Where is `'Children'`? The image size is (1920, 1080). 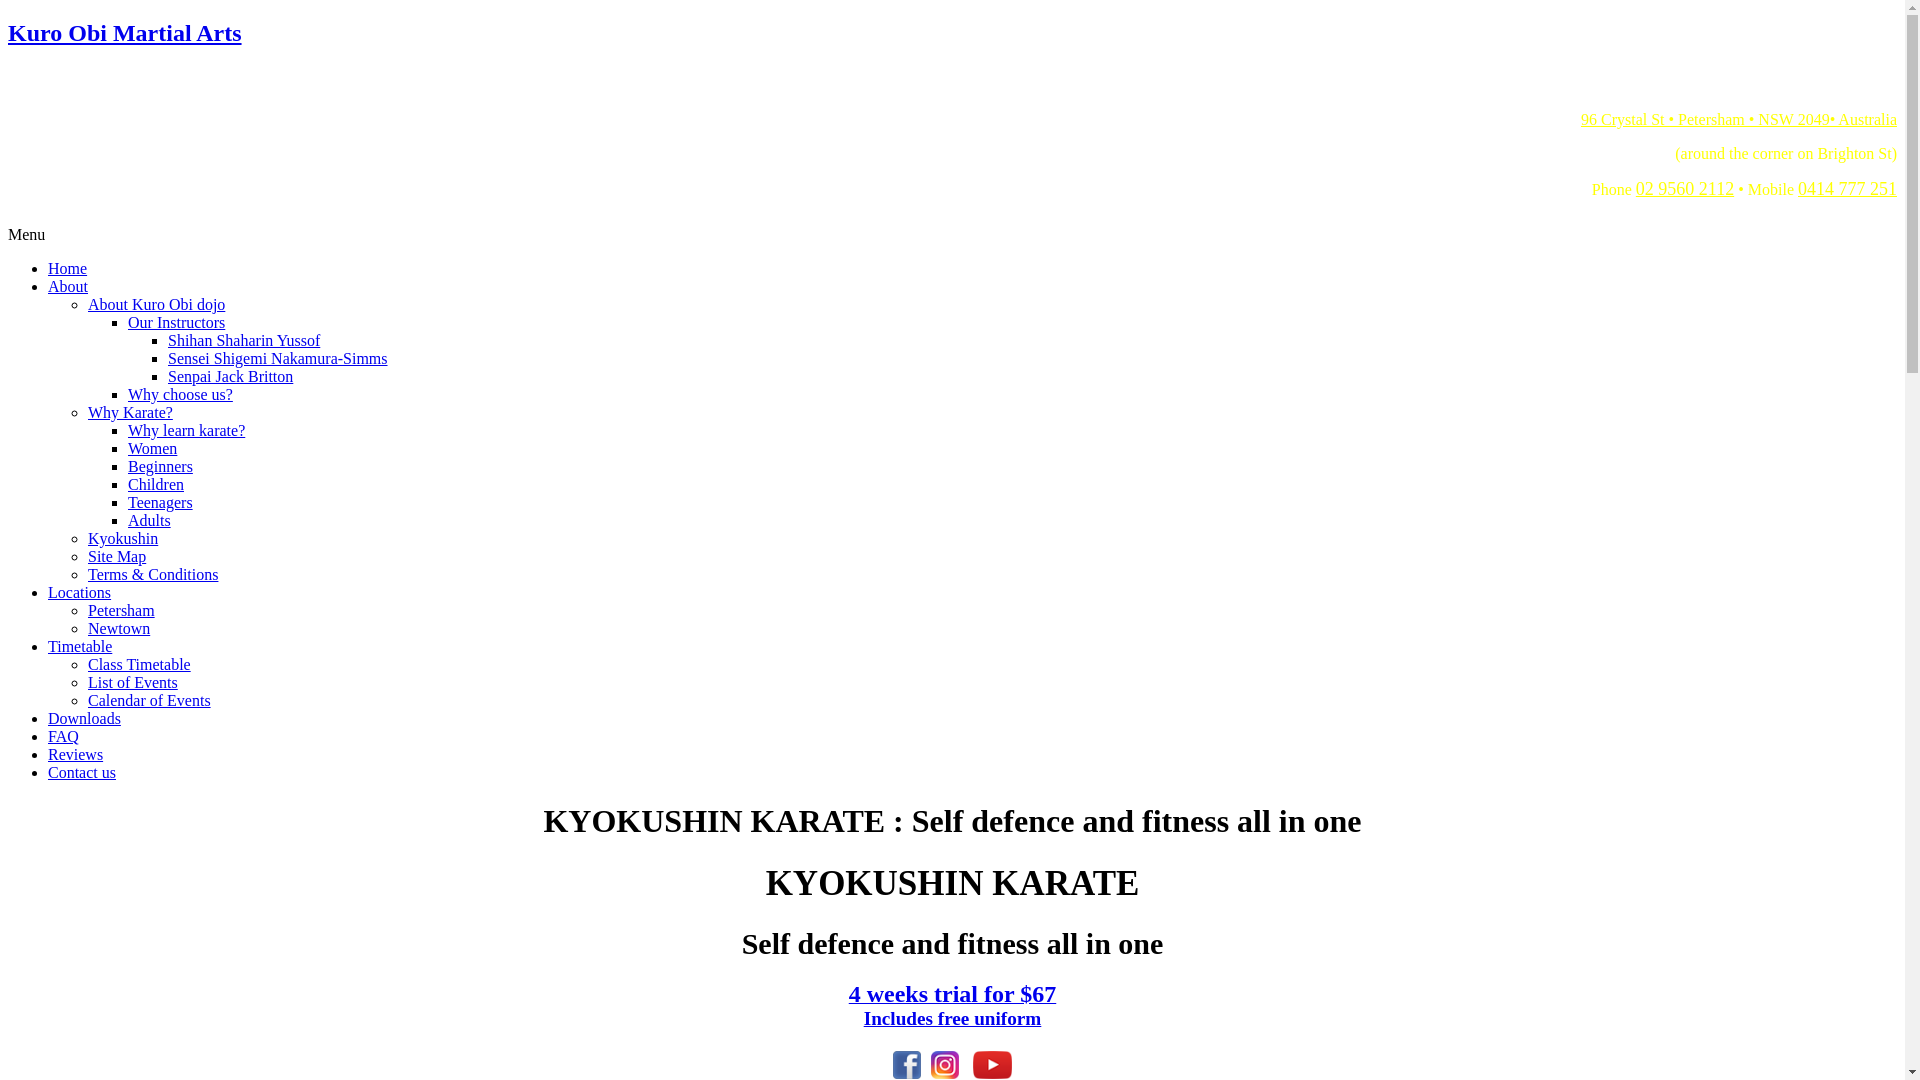
'Children' is located at coordinates (155, 484).